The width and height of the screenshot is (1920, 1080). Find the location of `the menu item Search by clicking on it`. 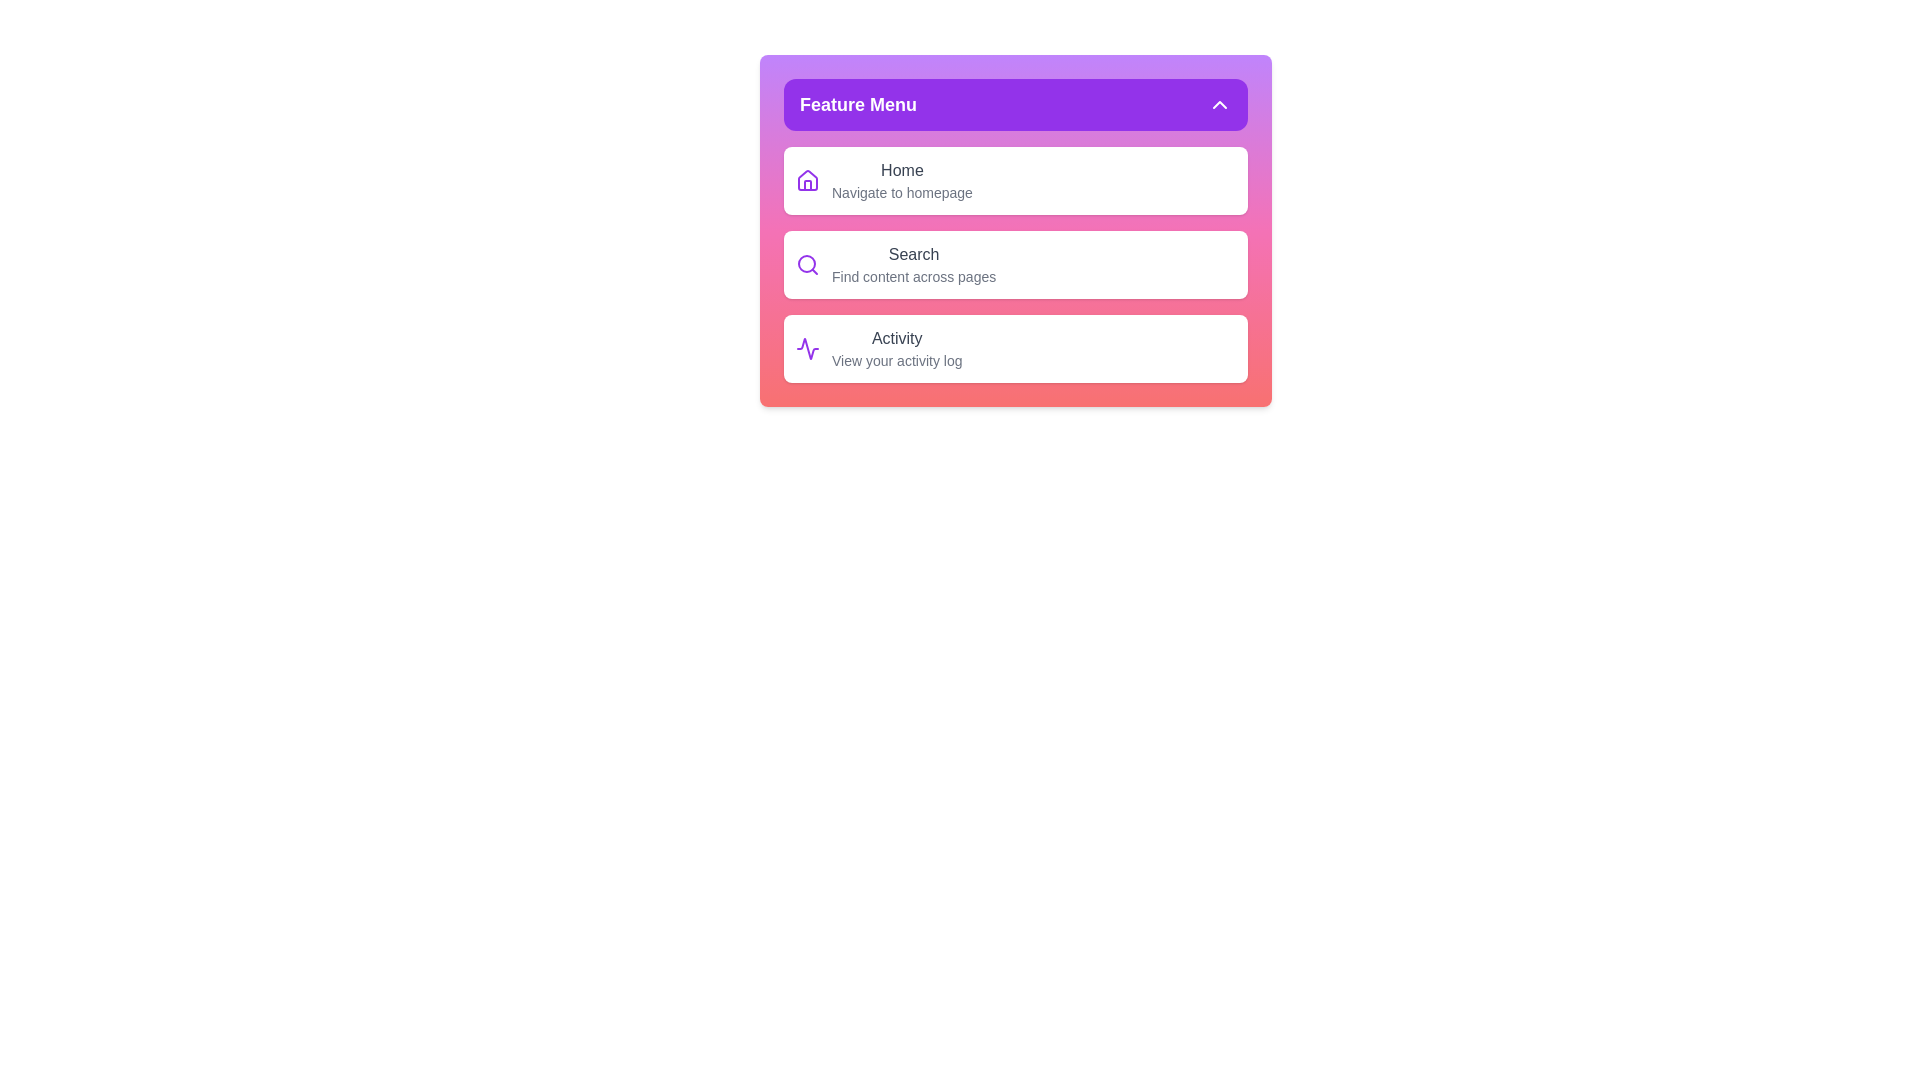

the menu item Search by clicking on it is located at coordinates (1016, 264).